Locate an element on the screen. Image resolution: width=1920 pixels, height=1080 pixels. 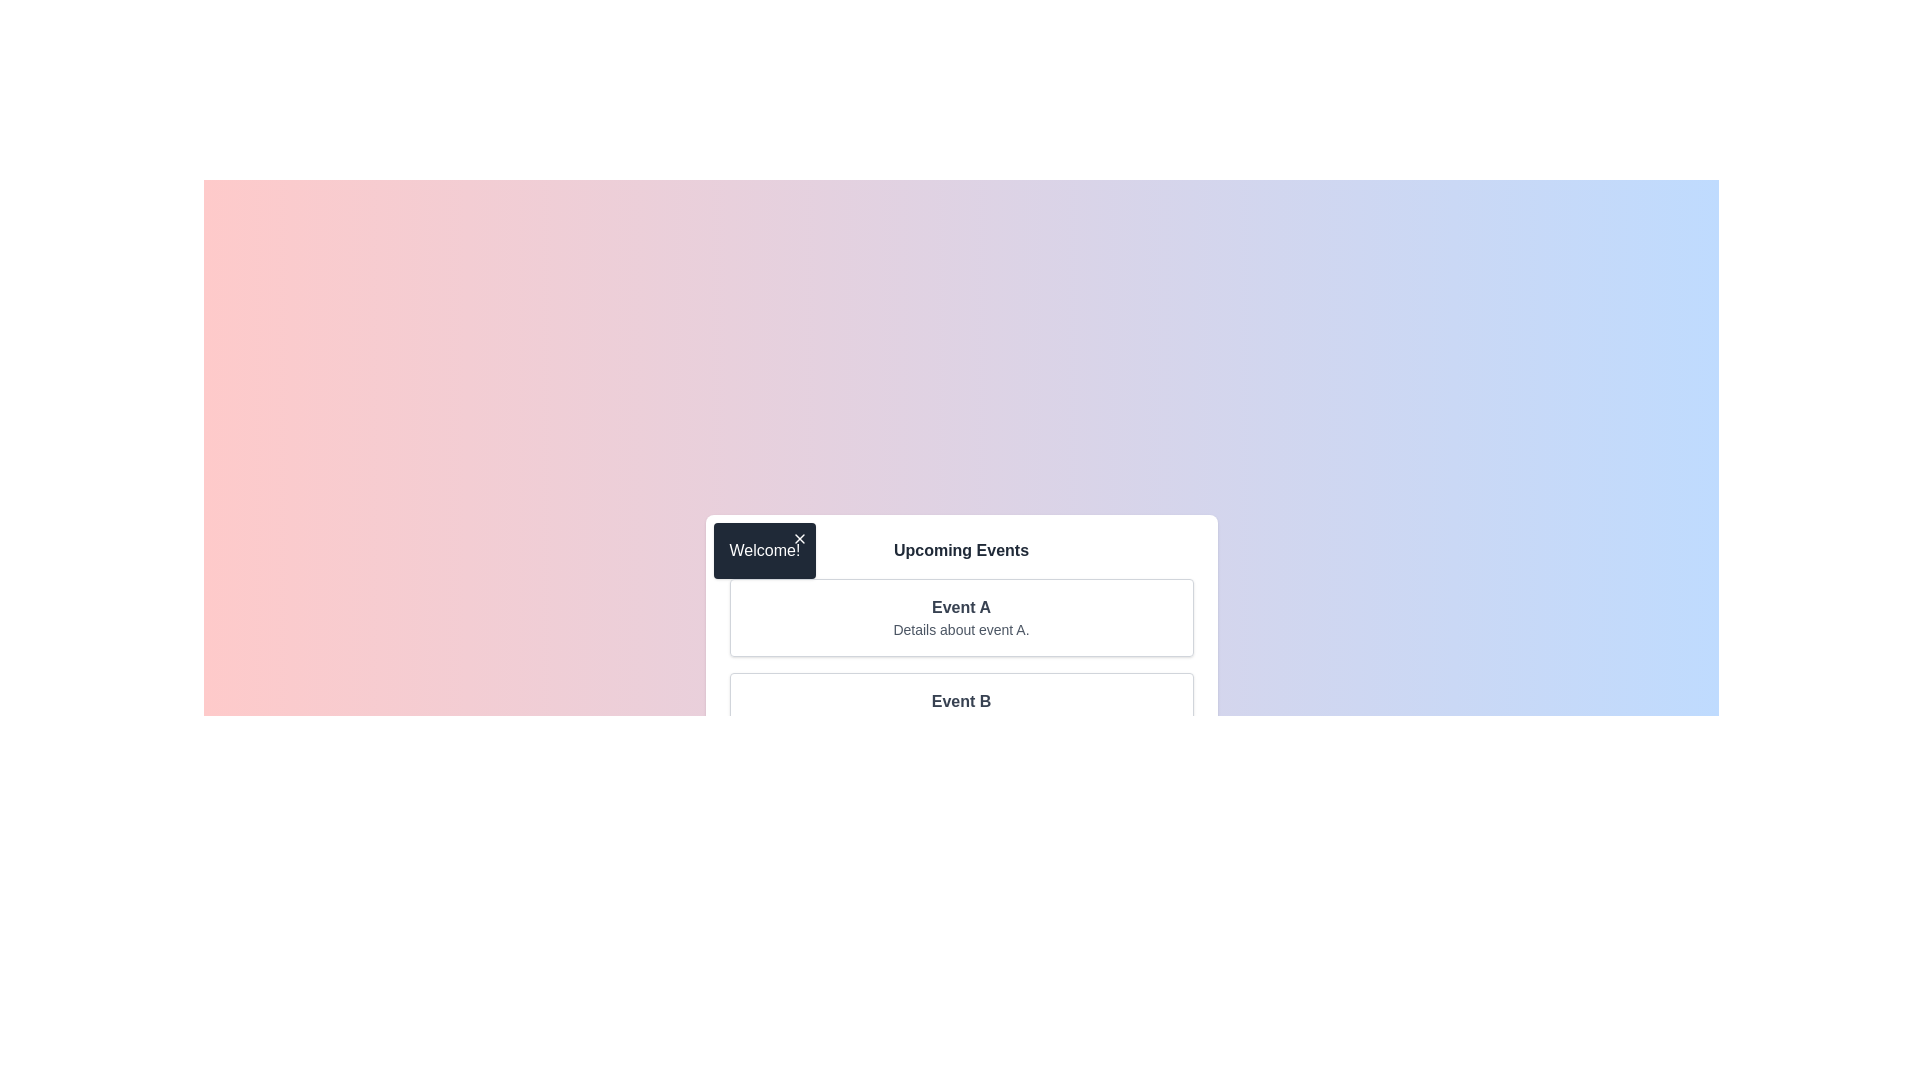
the 'Upcoming Events' text label, which is in bold gray font and positioned centrally beneath the 'Welcome!' label and above the first event card is located at coordinates (961, 551).